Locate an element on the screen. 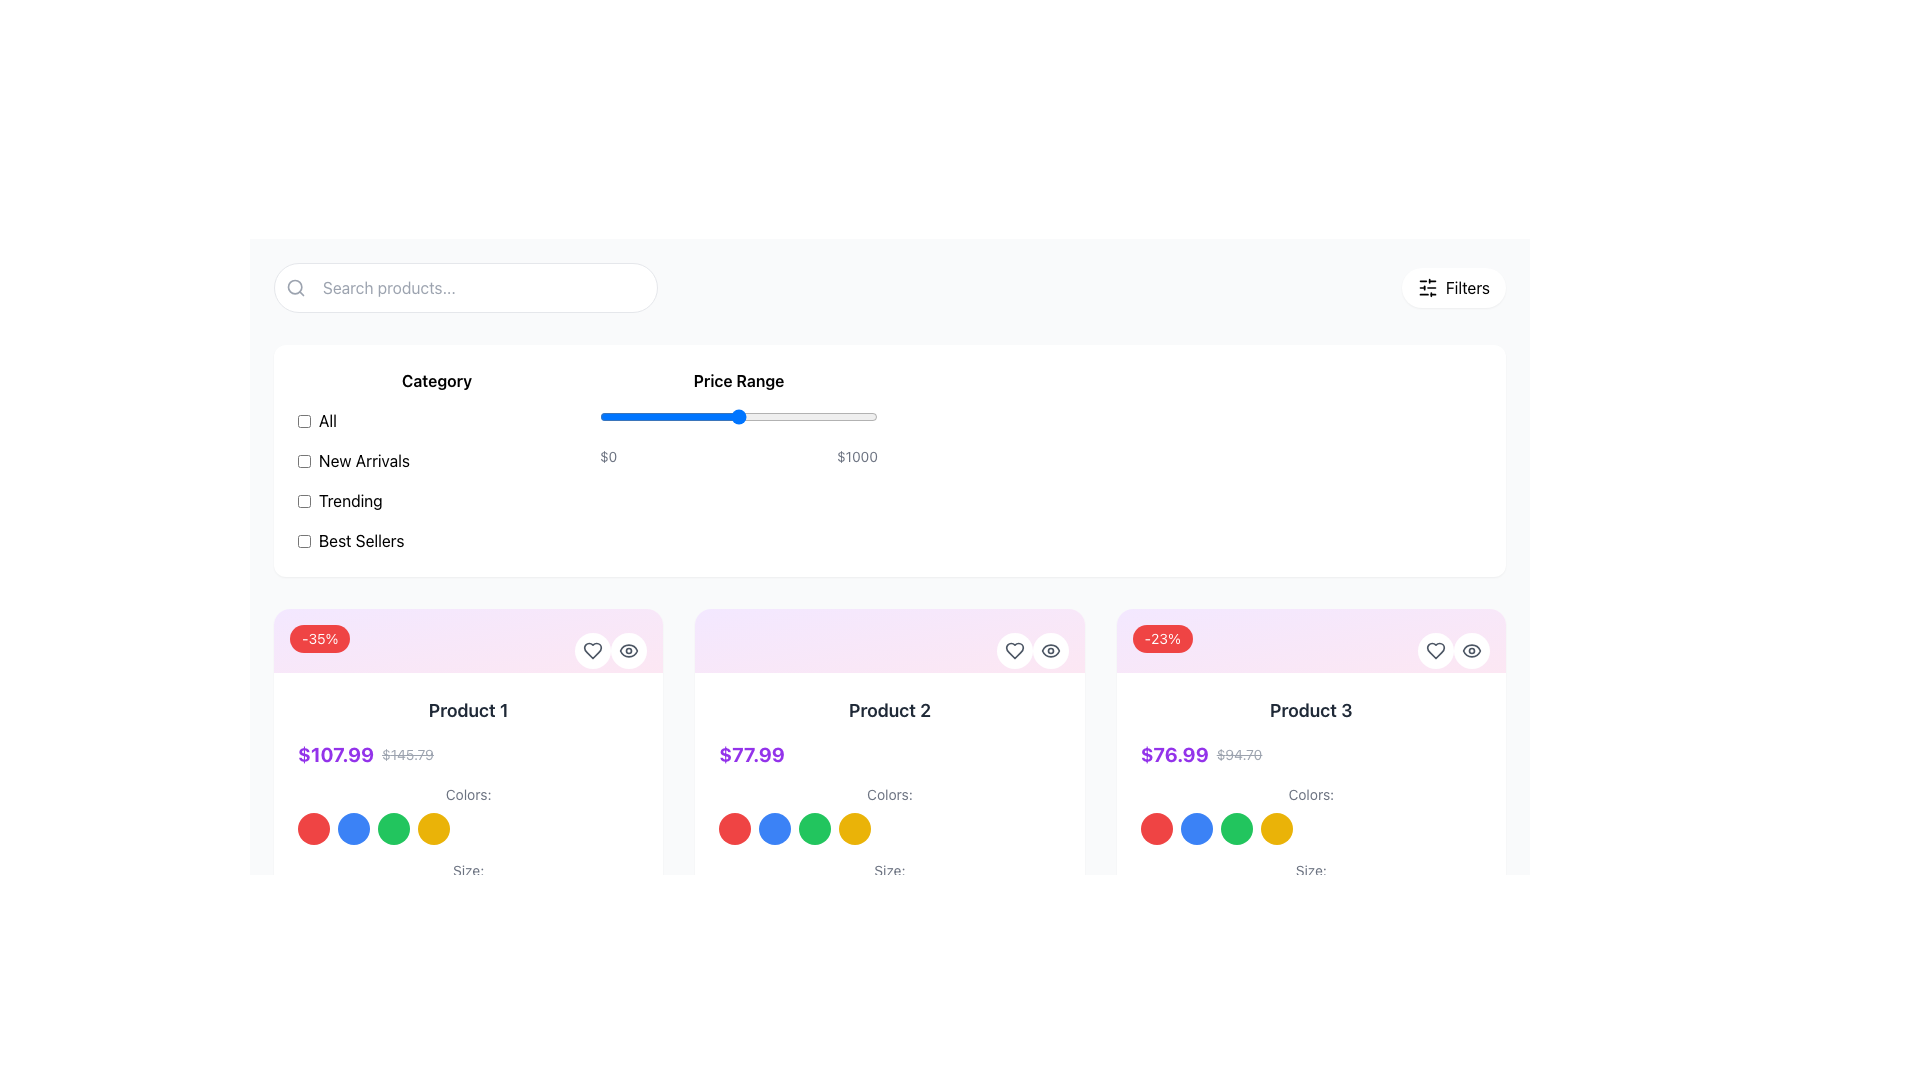  the heart-shaped icon with a line art design to mark 'Product 3' as favorite is located at coordinates (1434, 651).